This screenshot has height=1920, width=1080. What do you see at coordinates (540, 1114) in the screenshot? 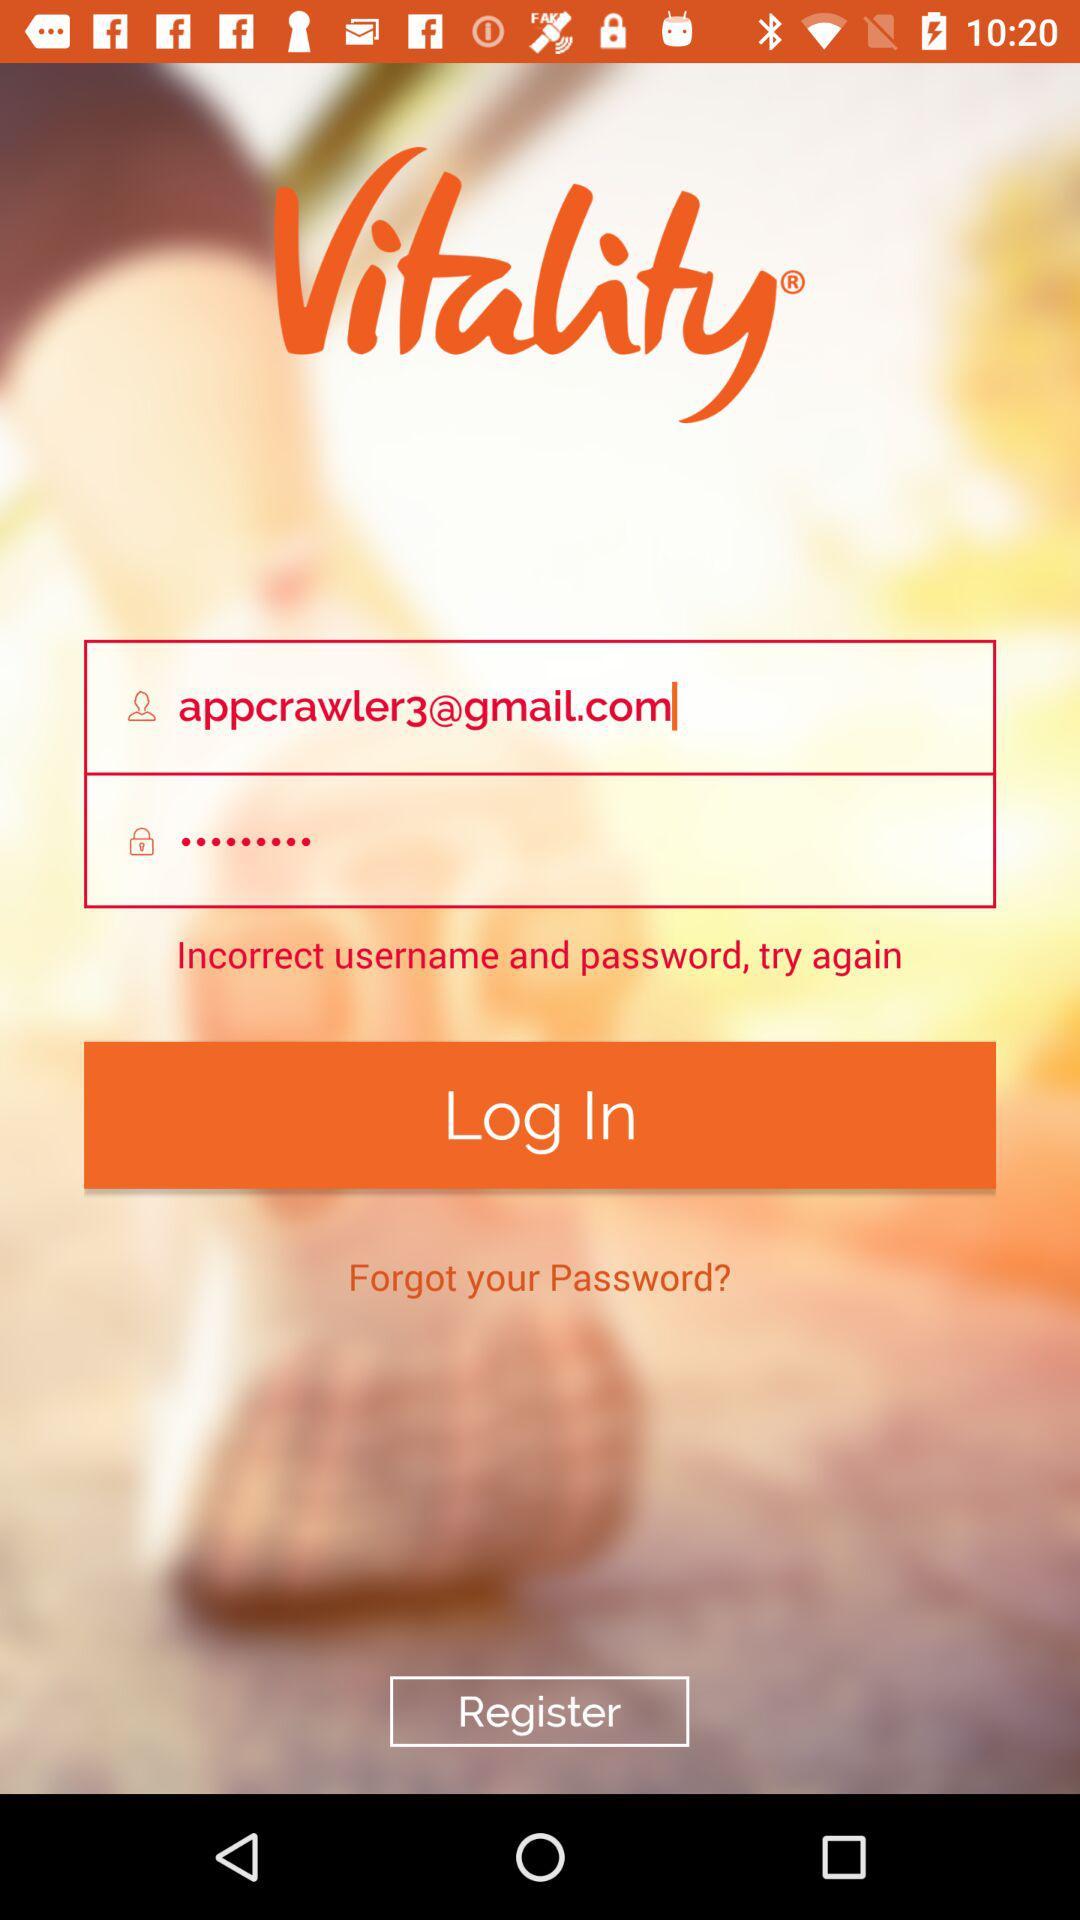
I see `item below incorrect username and item` at bounding box center [540, 1114].